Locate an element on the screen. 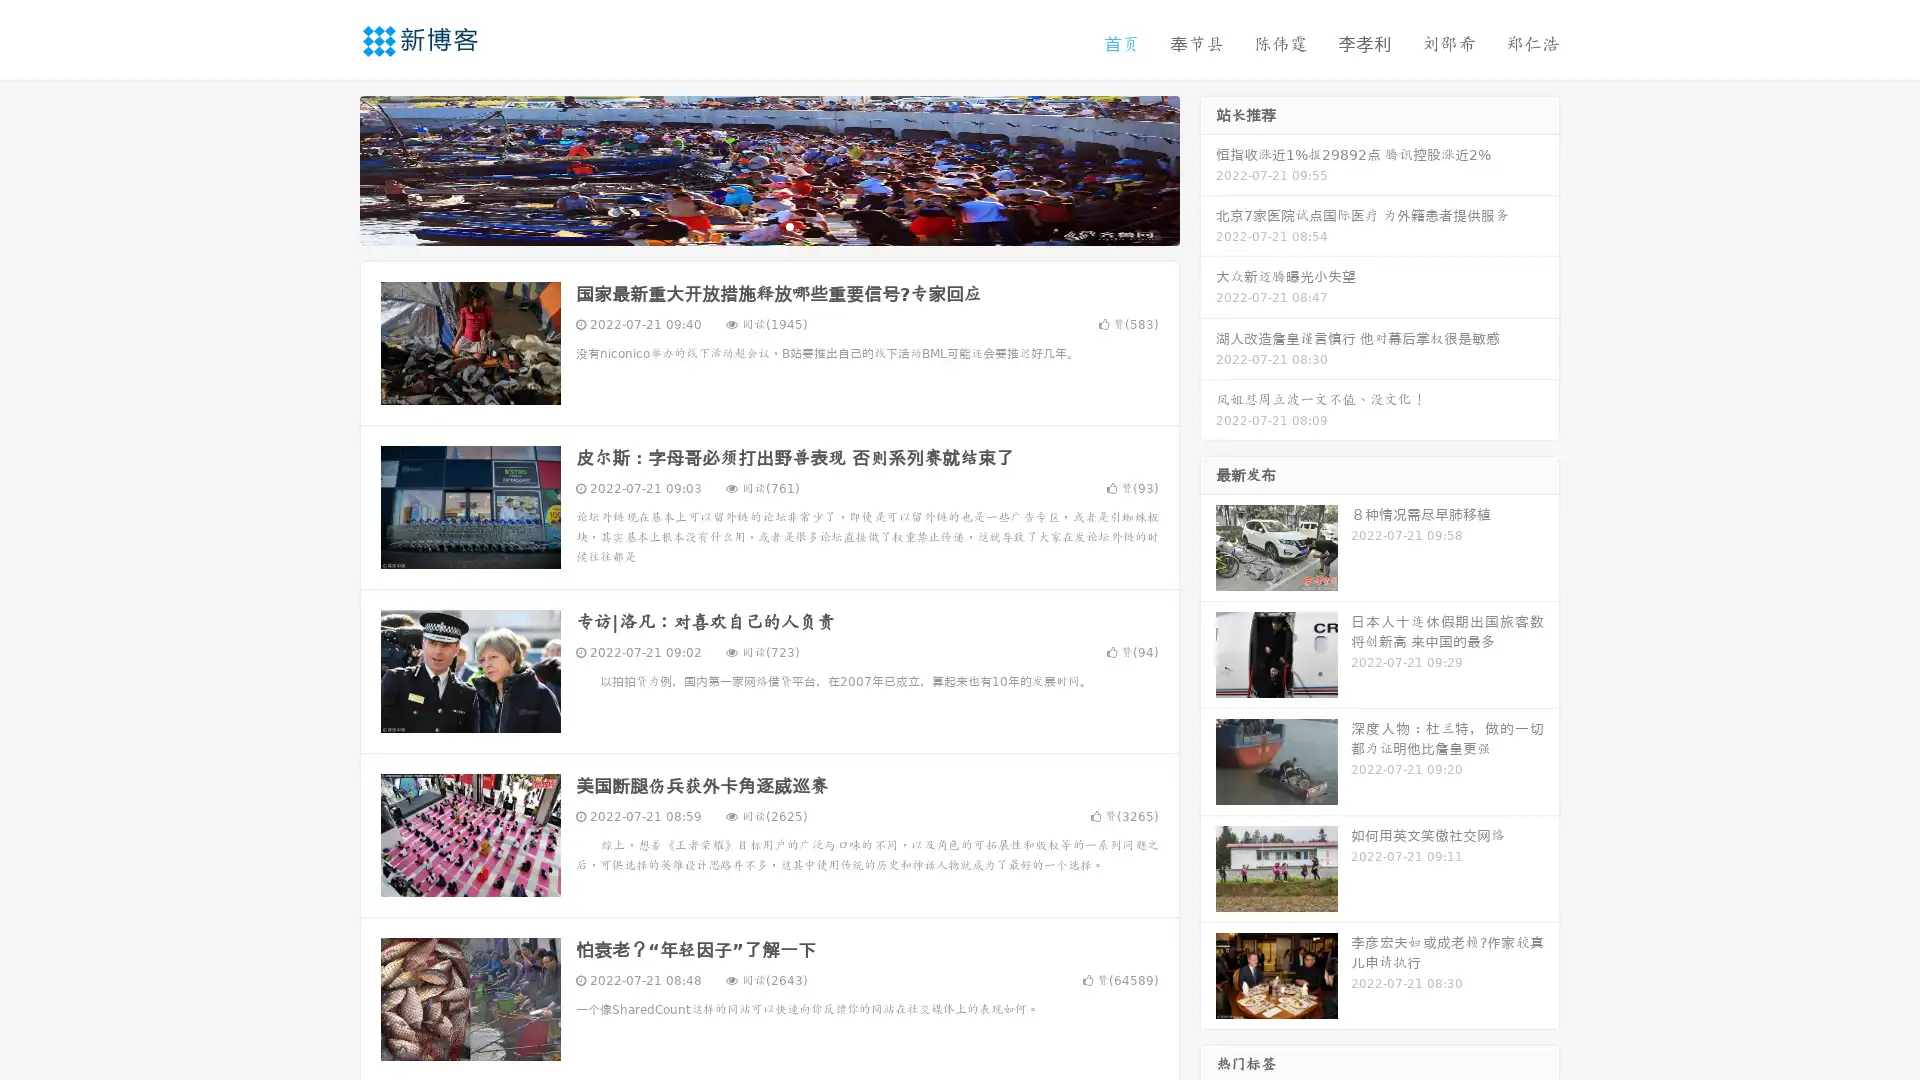 The image size is (1920, 1080). Go to slide 2 is located at coordinates (768, 225).